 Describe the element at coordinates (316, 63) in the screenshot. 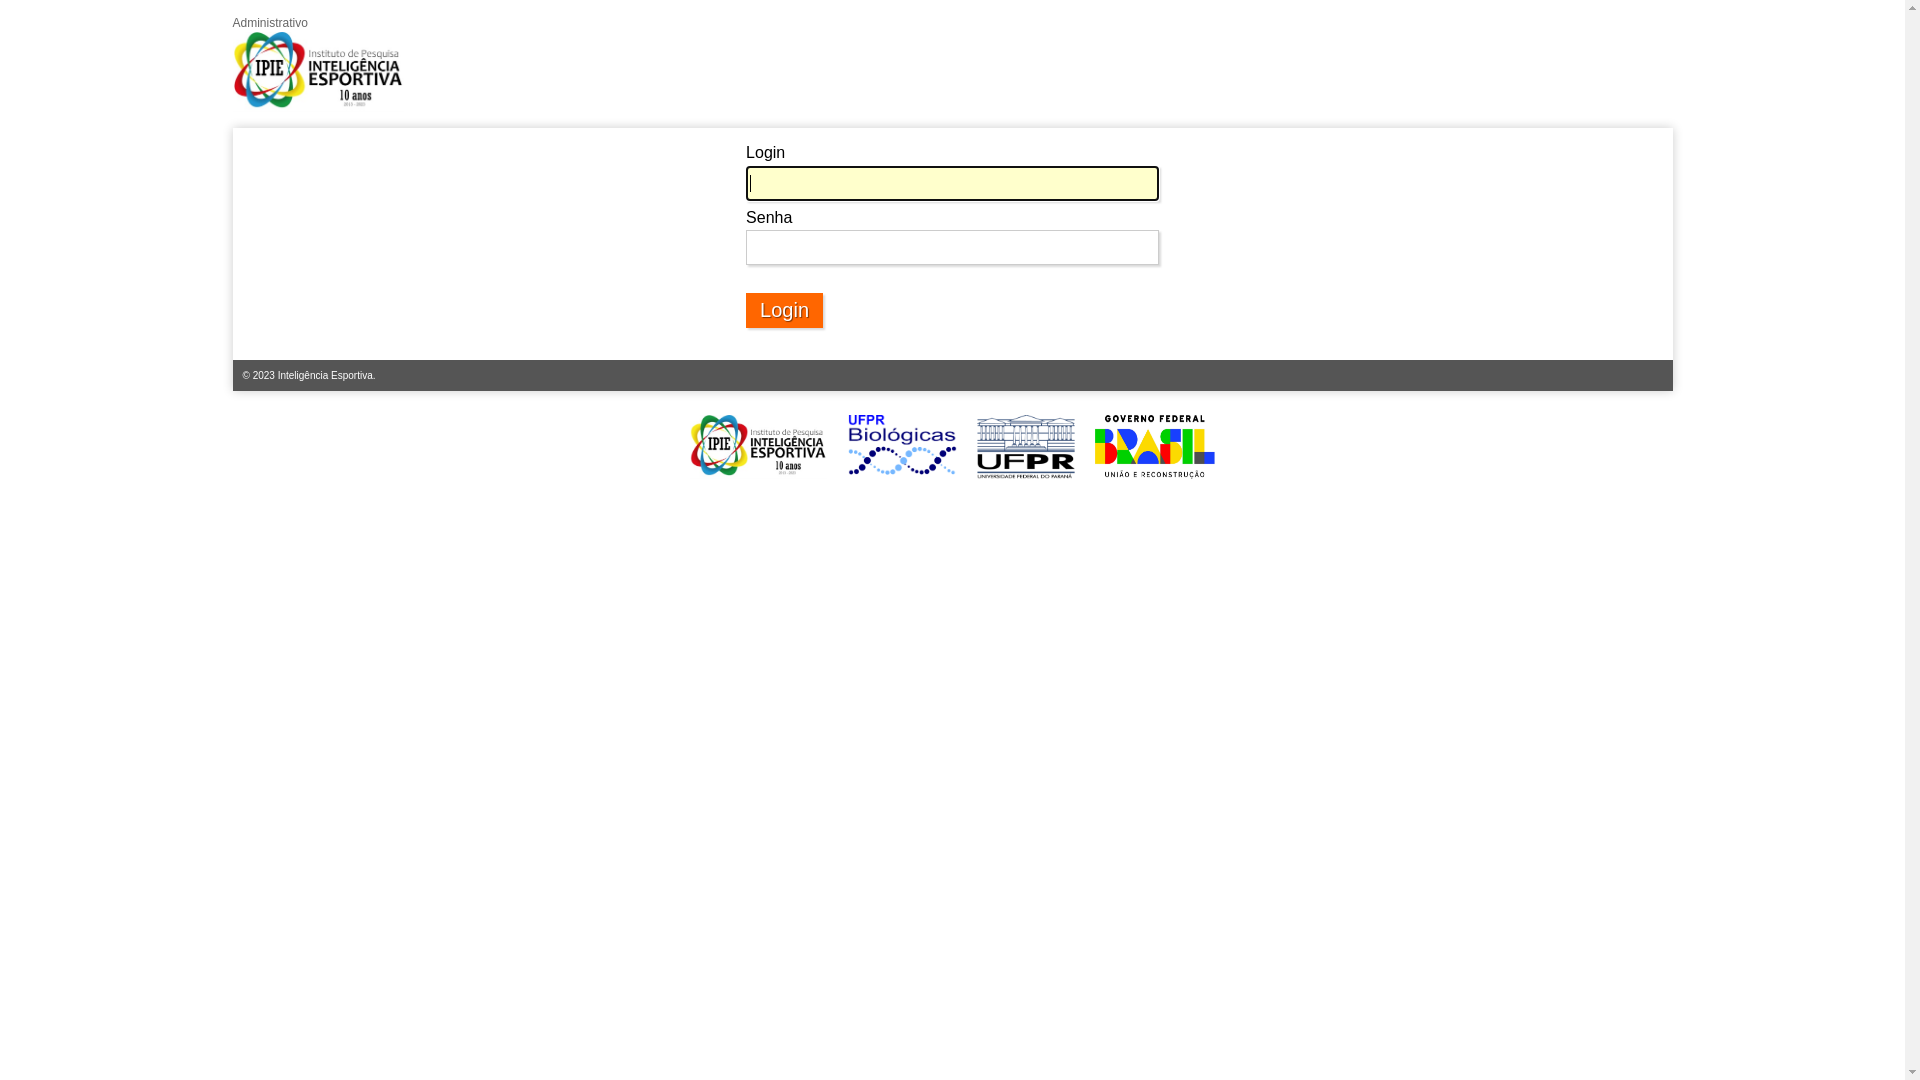

I see `'Administrativo'` at that location.